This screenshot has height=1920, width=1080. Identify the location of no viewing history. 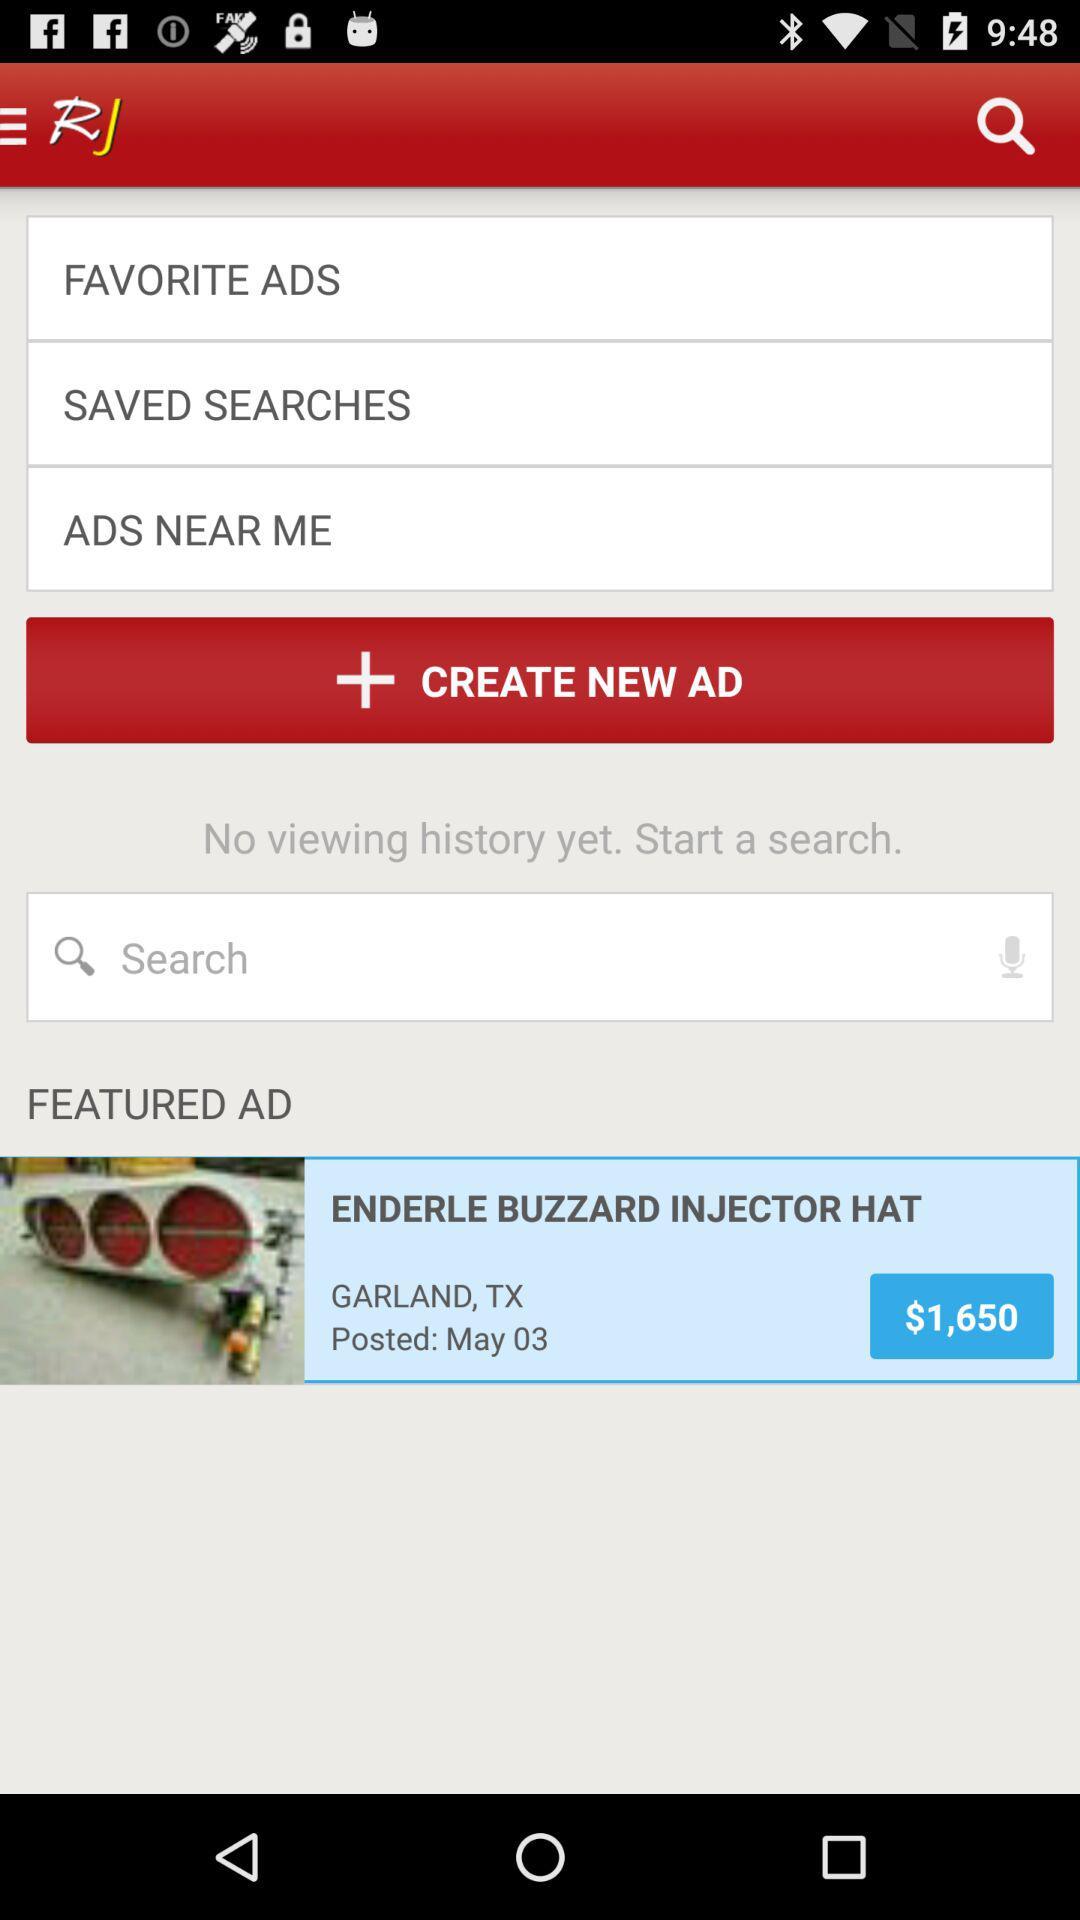
(553, 836).